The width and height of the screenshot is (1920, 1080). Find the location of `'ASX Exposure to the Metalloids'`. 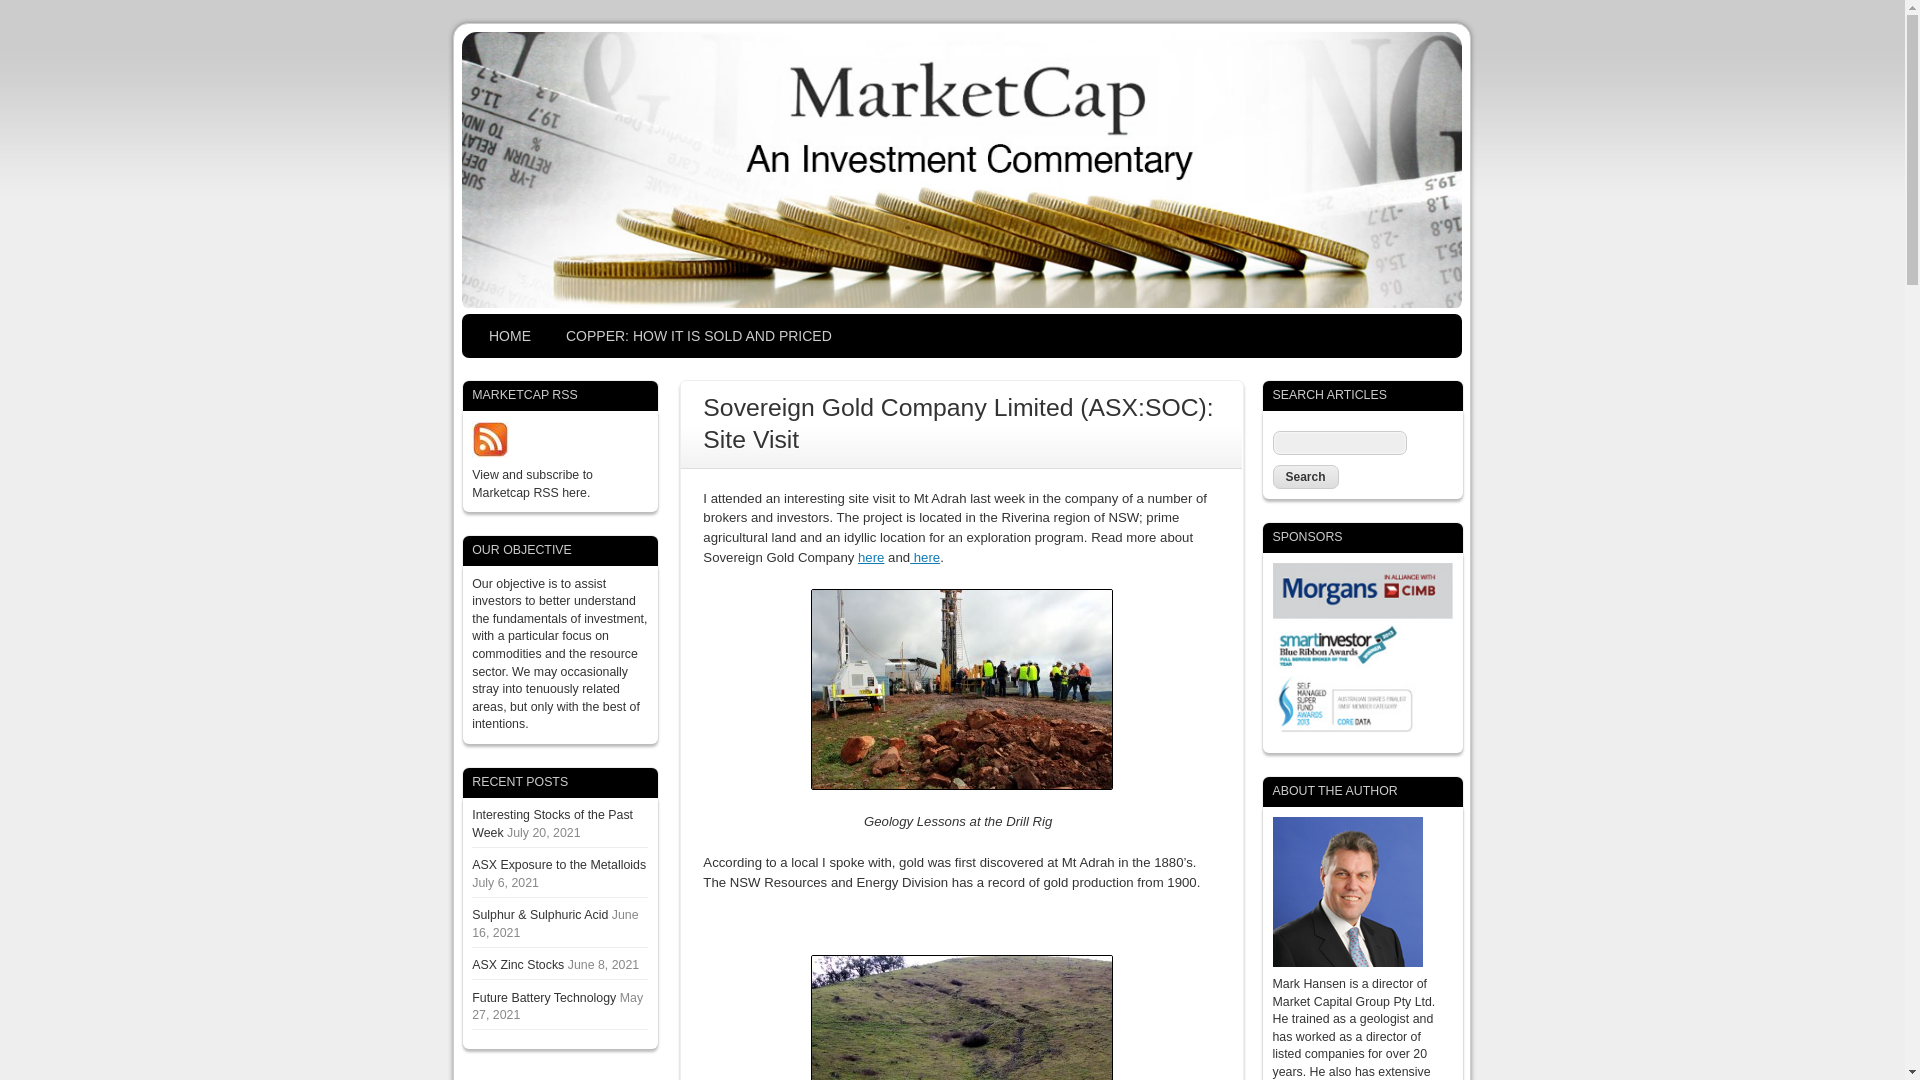

'ASX Exposure to the Metalloids' is located at coordinates (558, 863).